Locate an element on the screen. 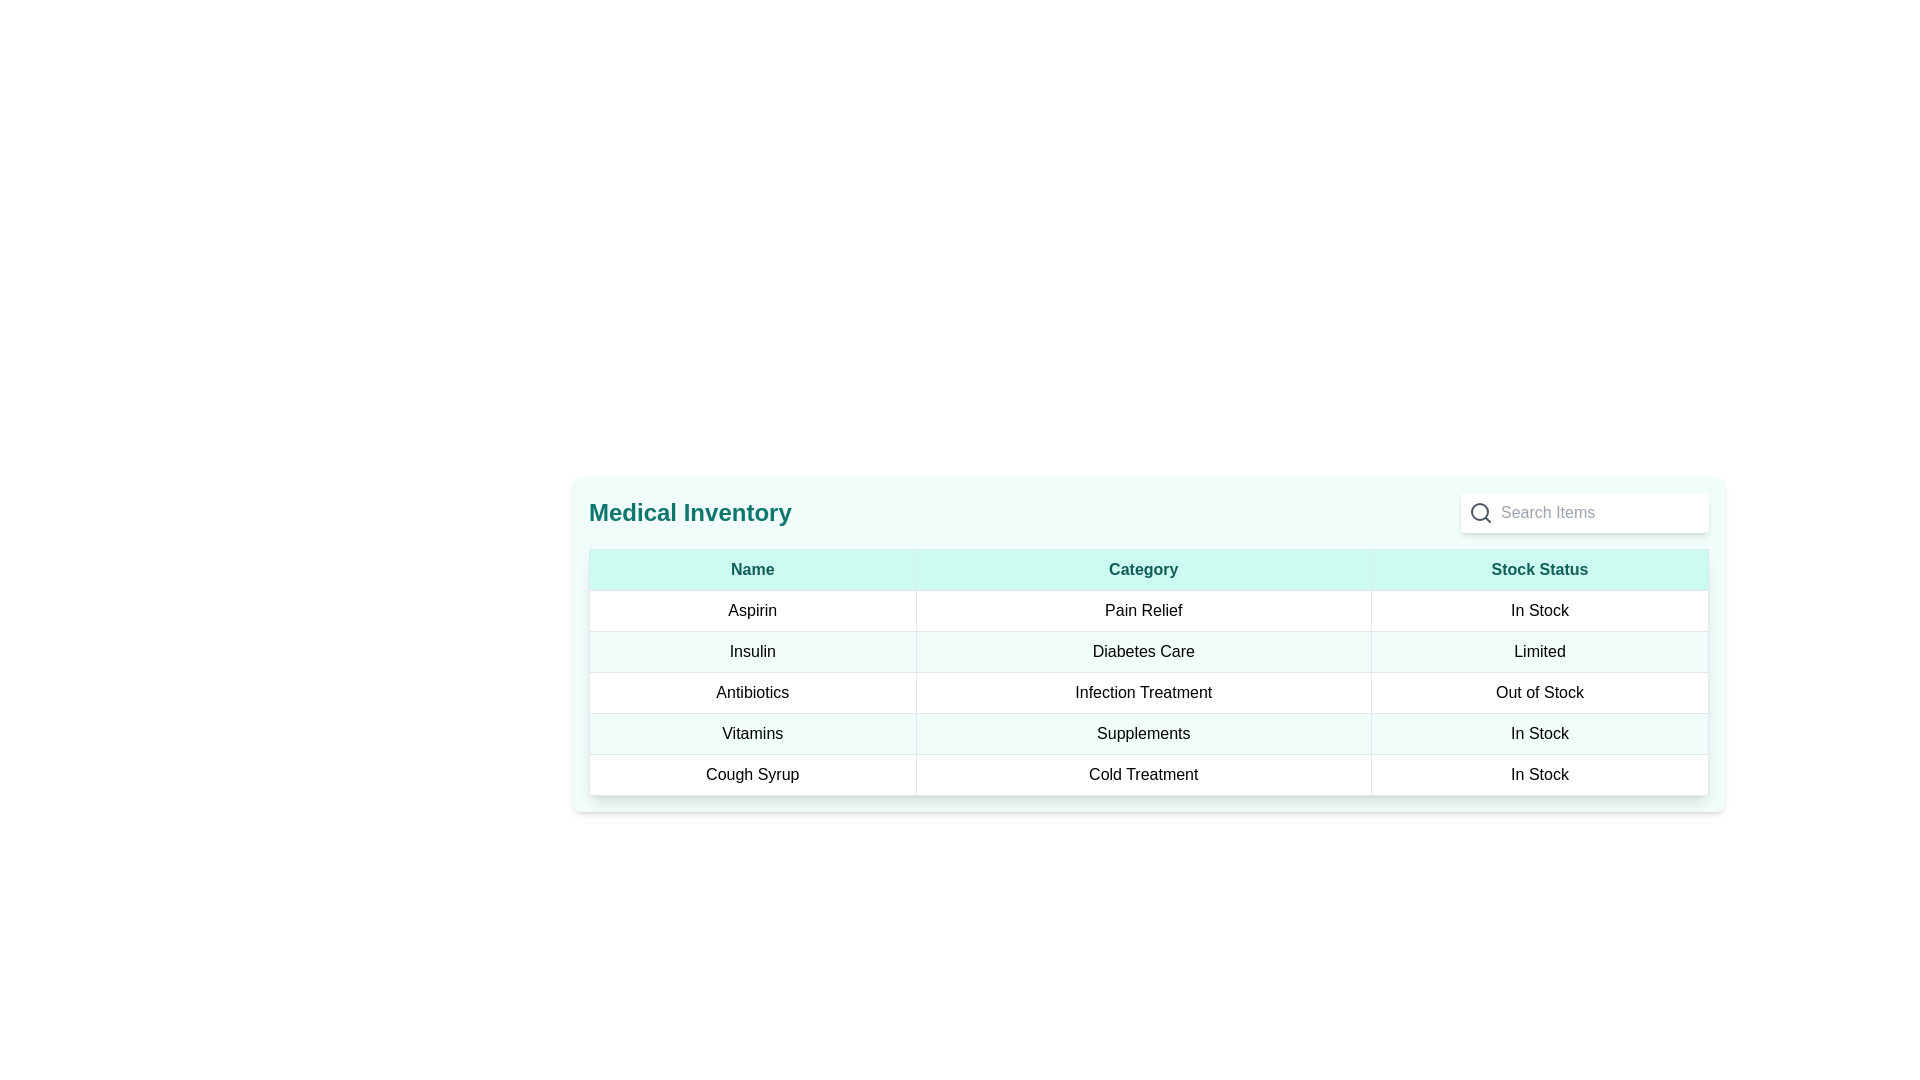  the 'Category' table header, which is the second column header in a table with a light green background, located between the 'Name' and 'Stock Status' headers is located at coordinates (1143, 570).